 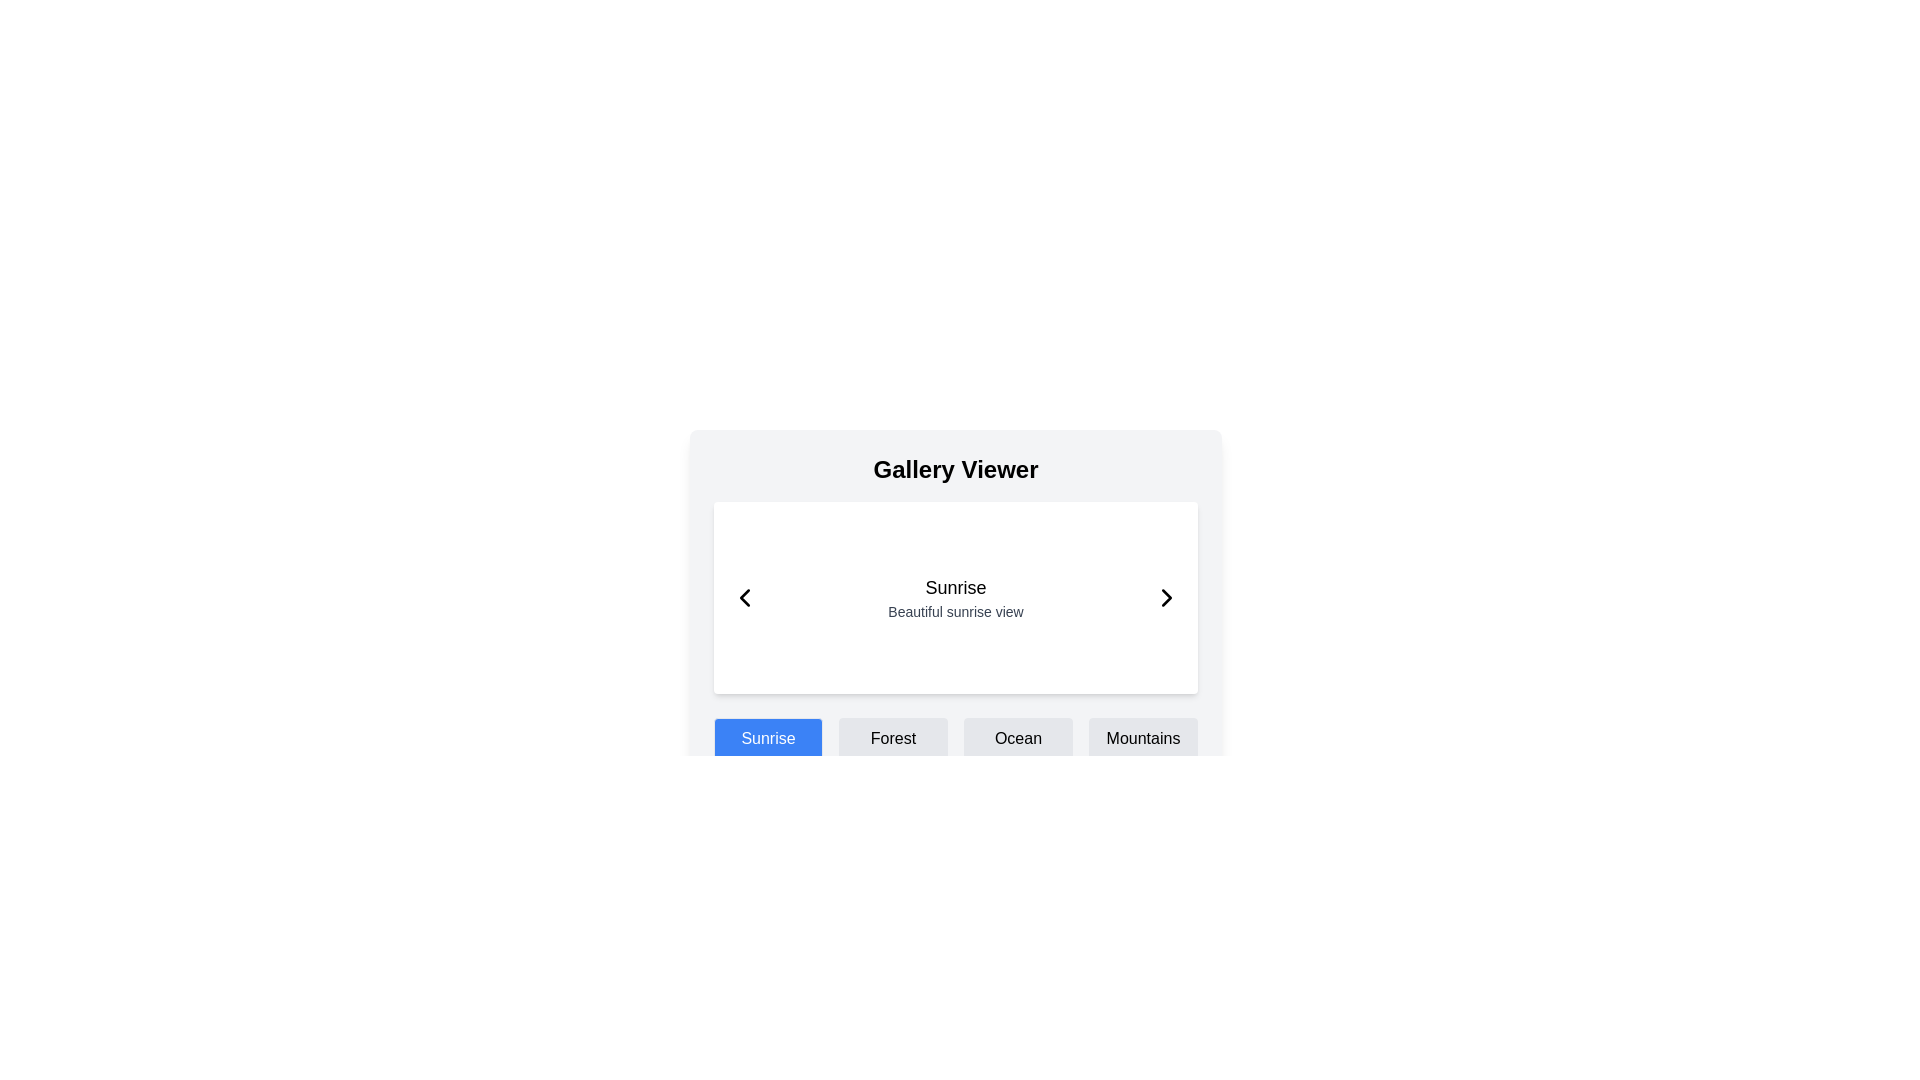 What do you see at coordinates (1166, 596) in the screenshot?
I see `the navigation button located to the right of the text labeled 'Sunrise' and 'Beautiful sunrise view'` at bounding box center [1166, 596].